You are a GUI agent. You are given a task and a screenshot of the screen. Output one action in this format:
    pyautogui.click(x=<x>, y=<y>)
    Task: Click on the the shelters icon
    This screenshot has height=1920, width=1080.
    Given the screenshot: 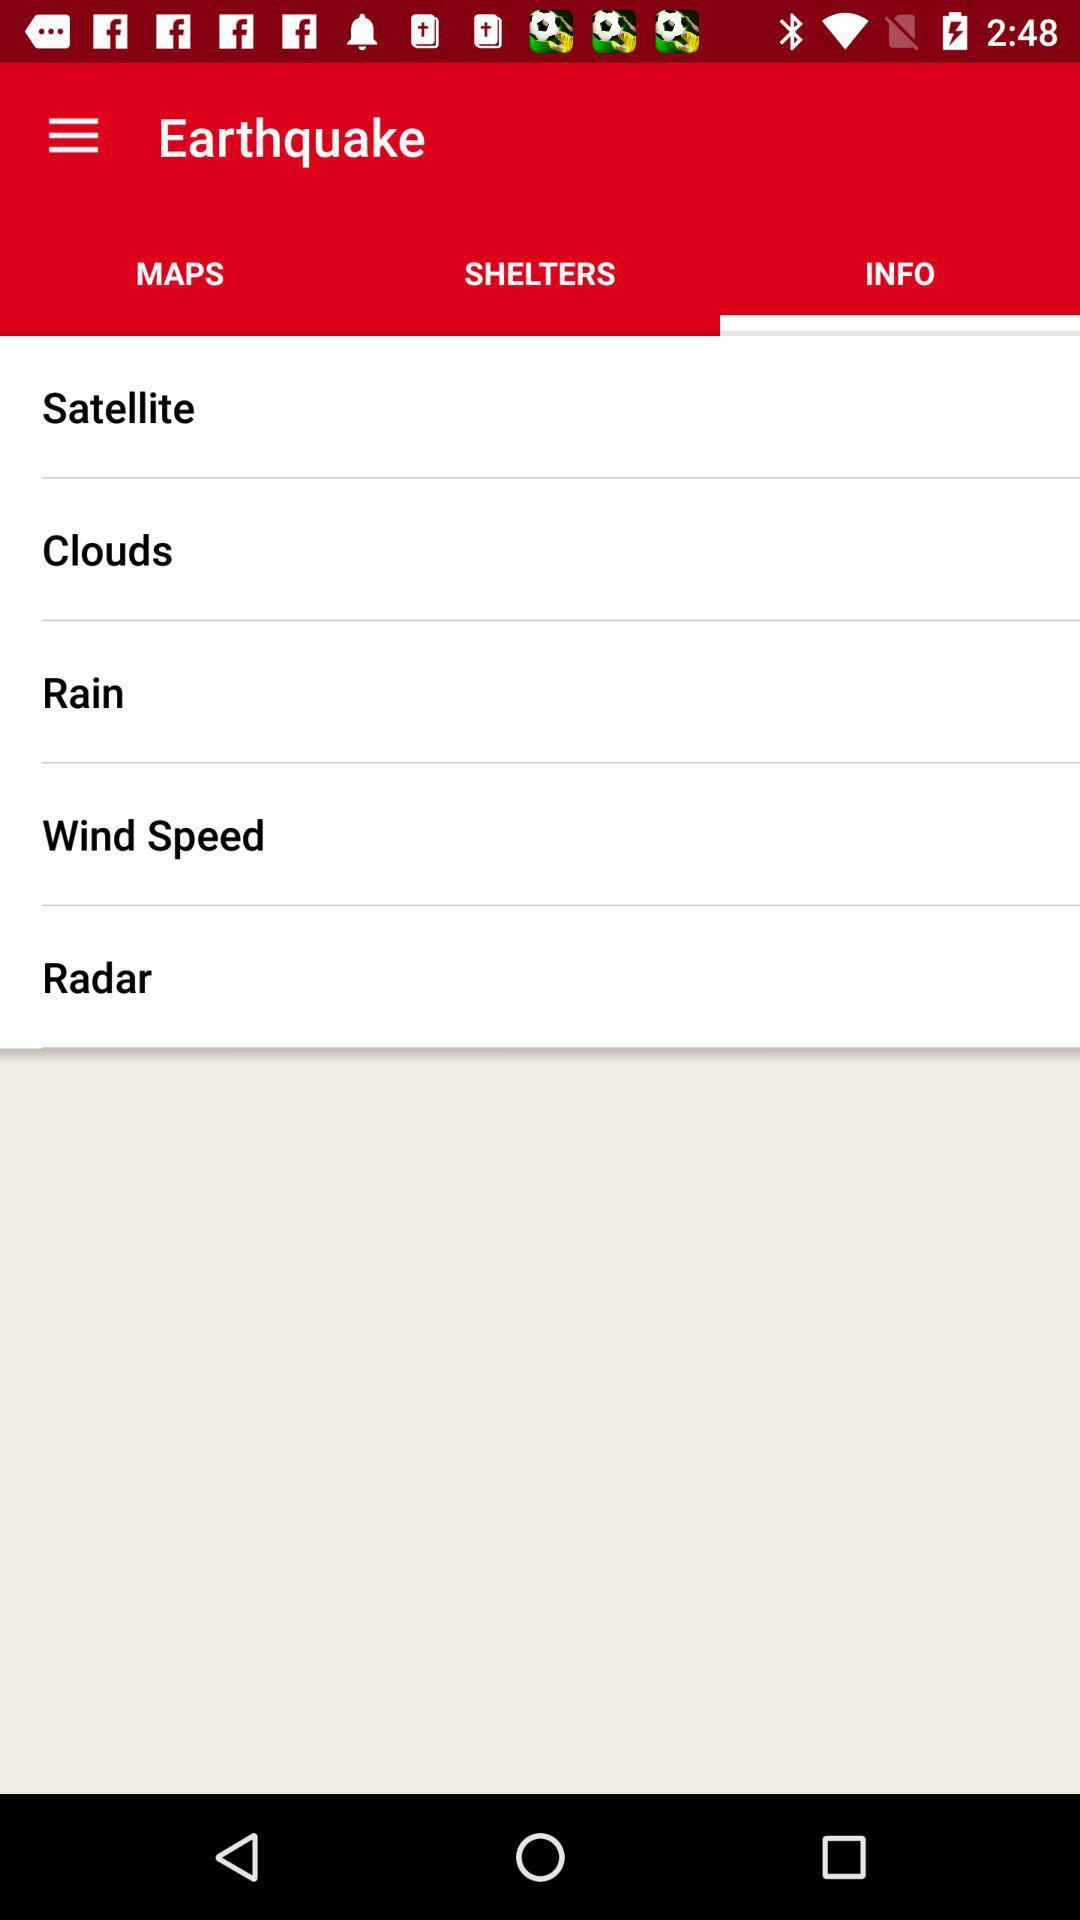 What is the action you would take?
    pyautogui.click(x=540, y=272)
    